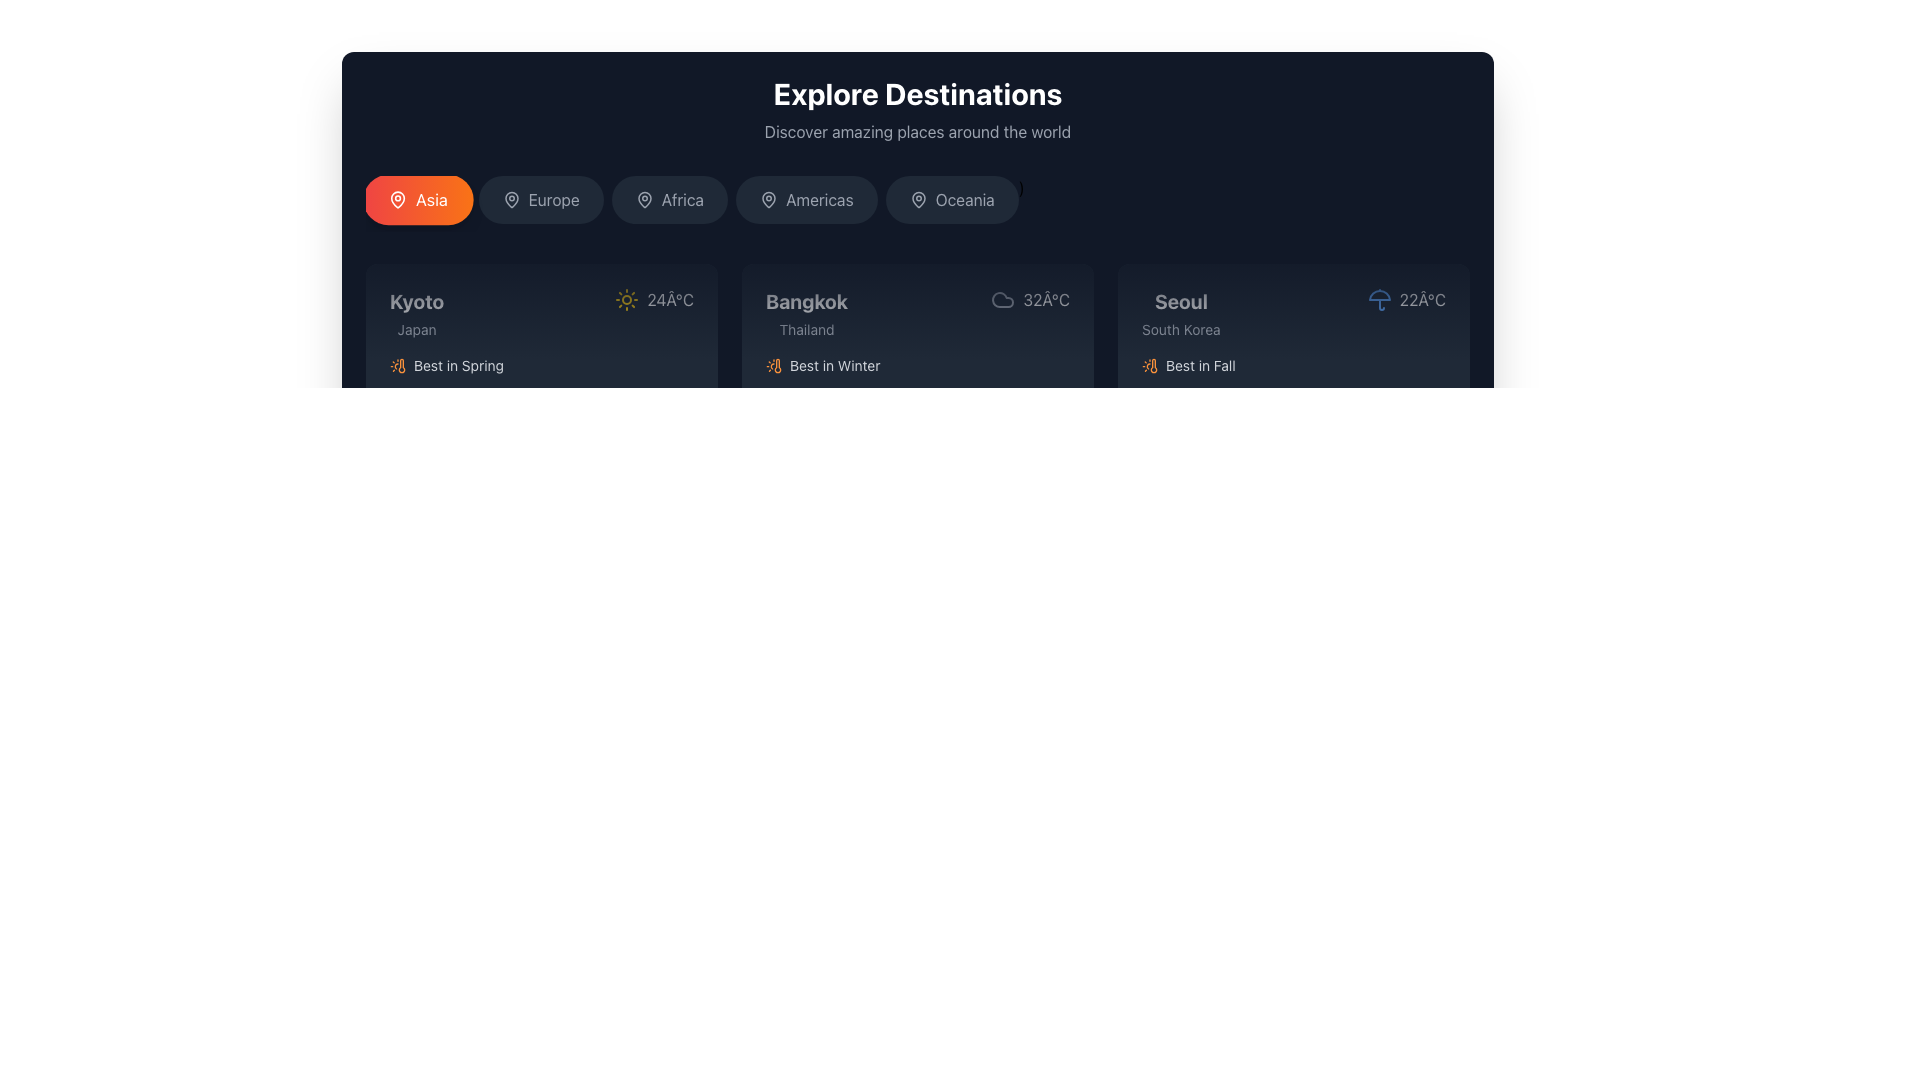  I want to click on the Information Card displaying 'Bangkok', 'Thailand', '32°C', and 'Best in Winter', which is the second card in a row of similar cards, so click(916, 375).